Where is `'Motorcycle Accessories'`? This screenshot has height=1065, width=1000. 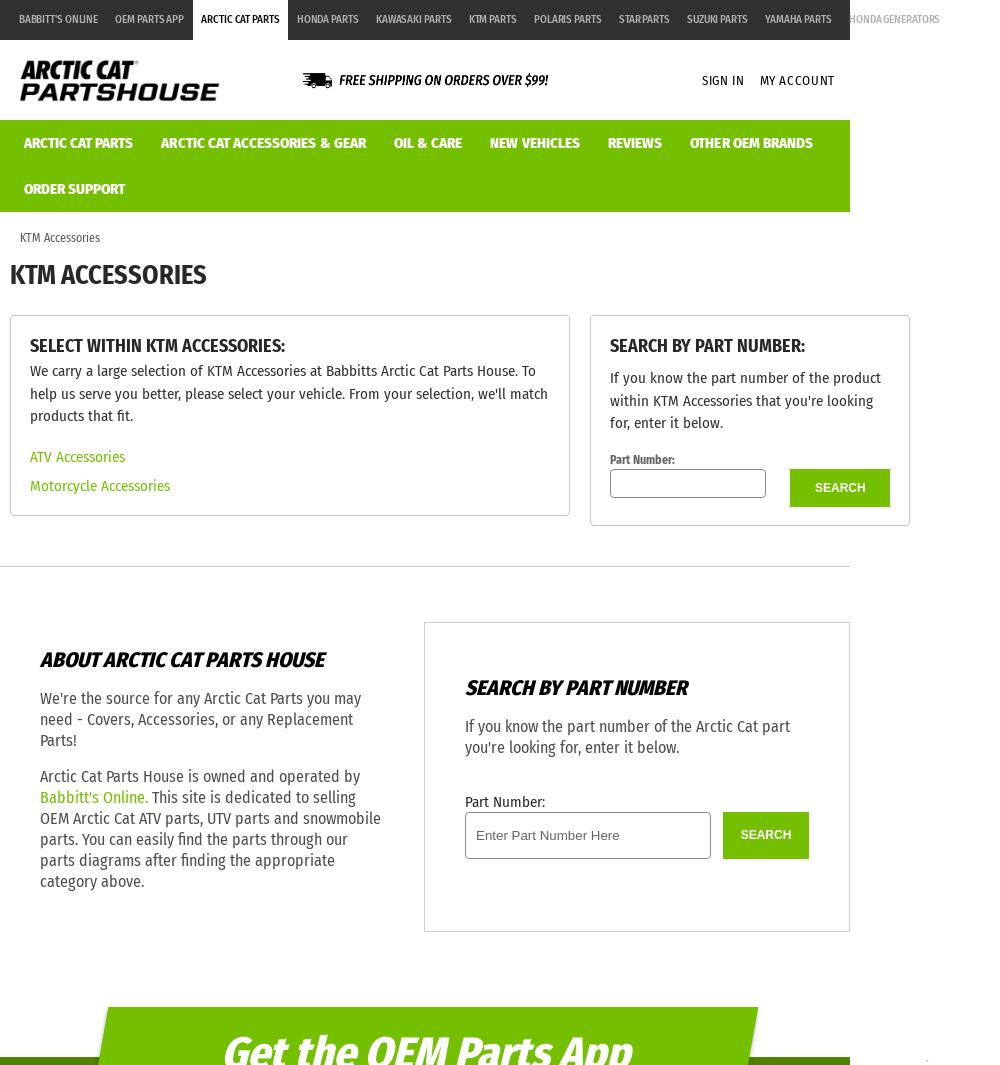
'Motorcycle Accessories' is located at coordinates (29, 484).